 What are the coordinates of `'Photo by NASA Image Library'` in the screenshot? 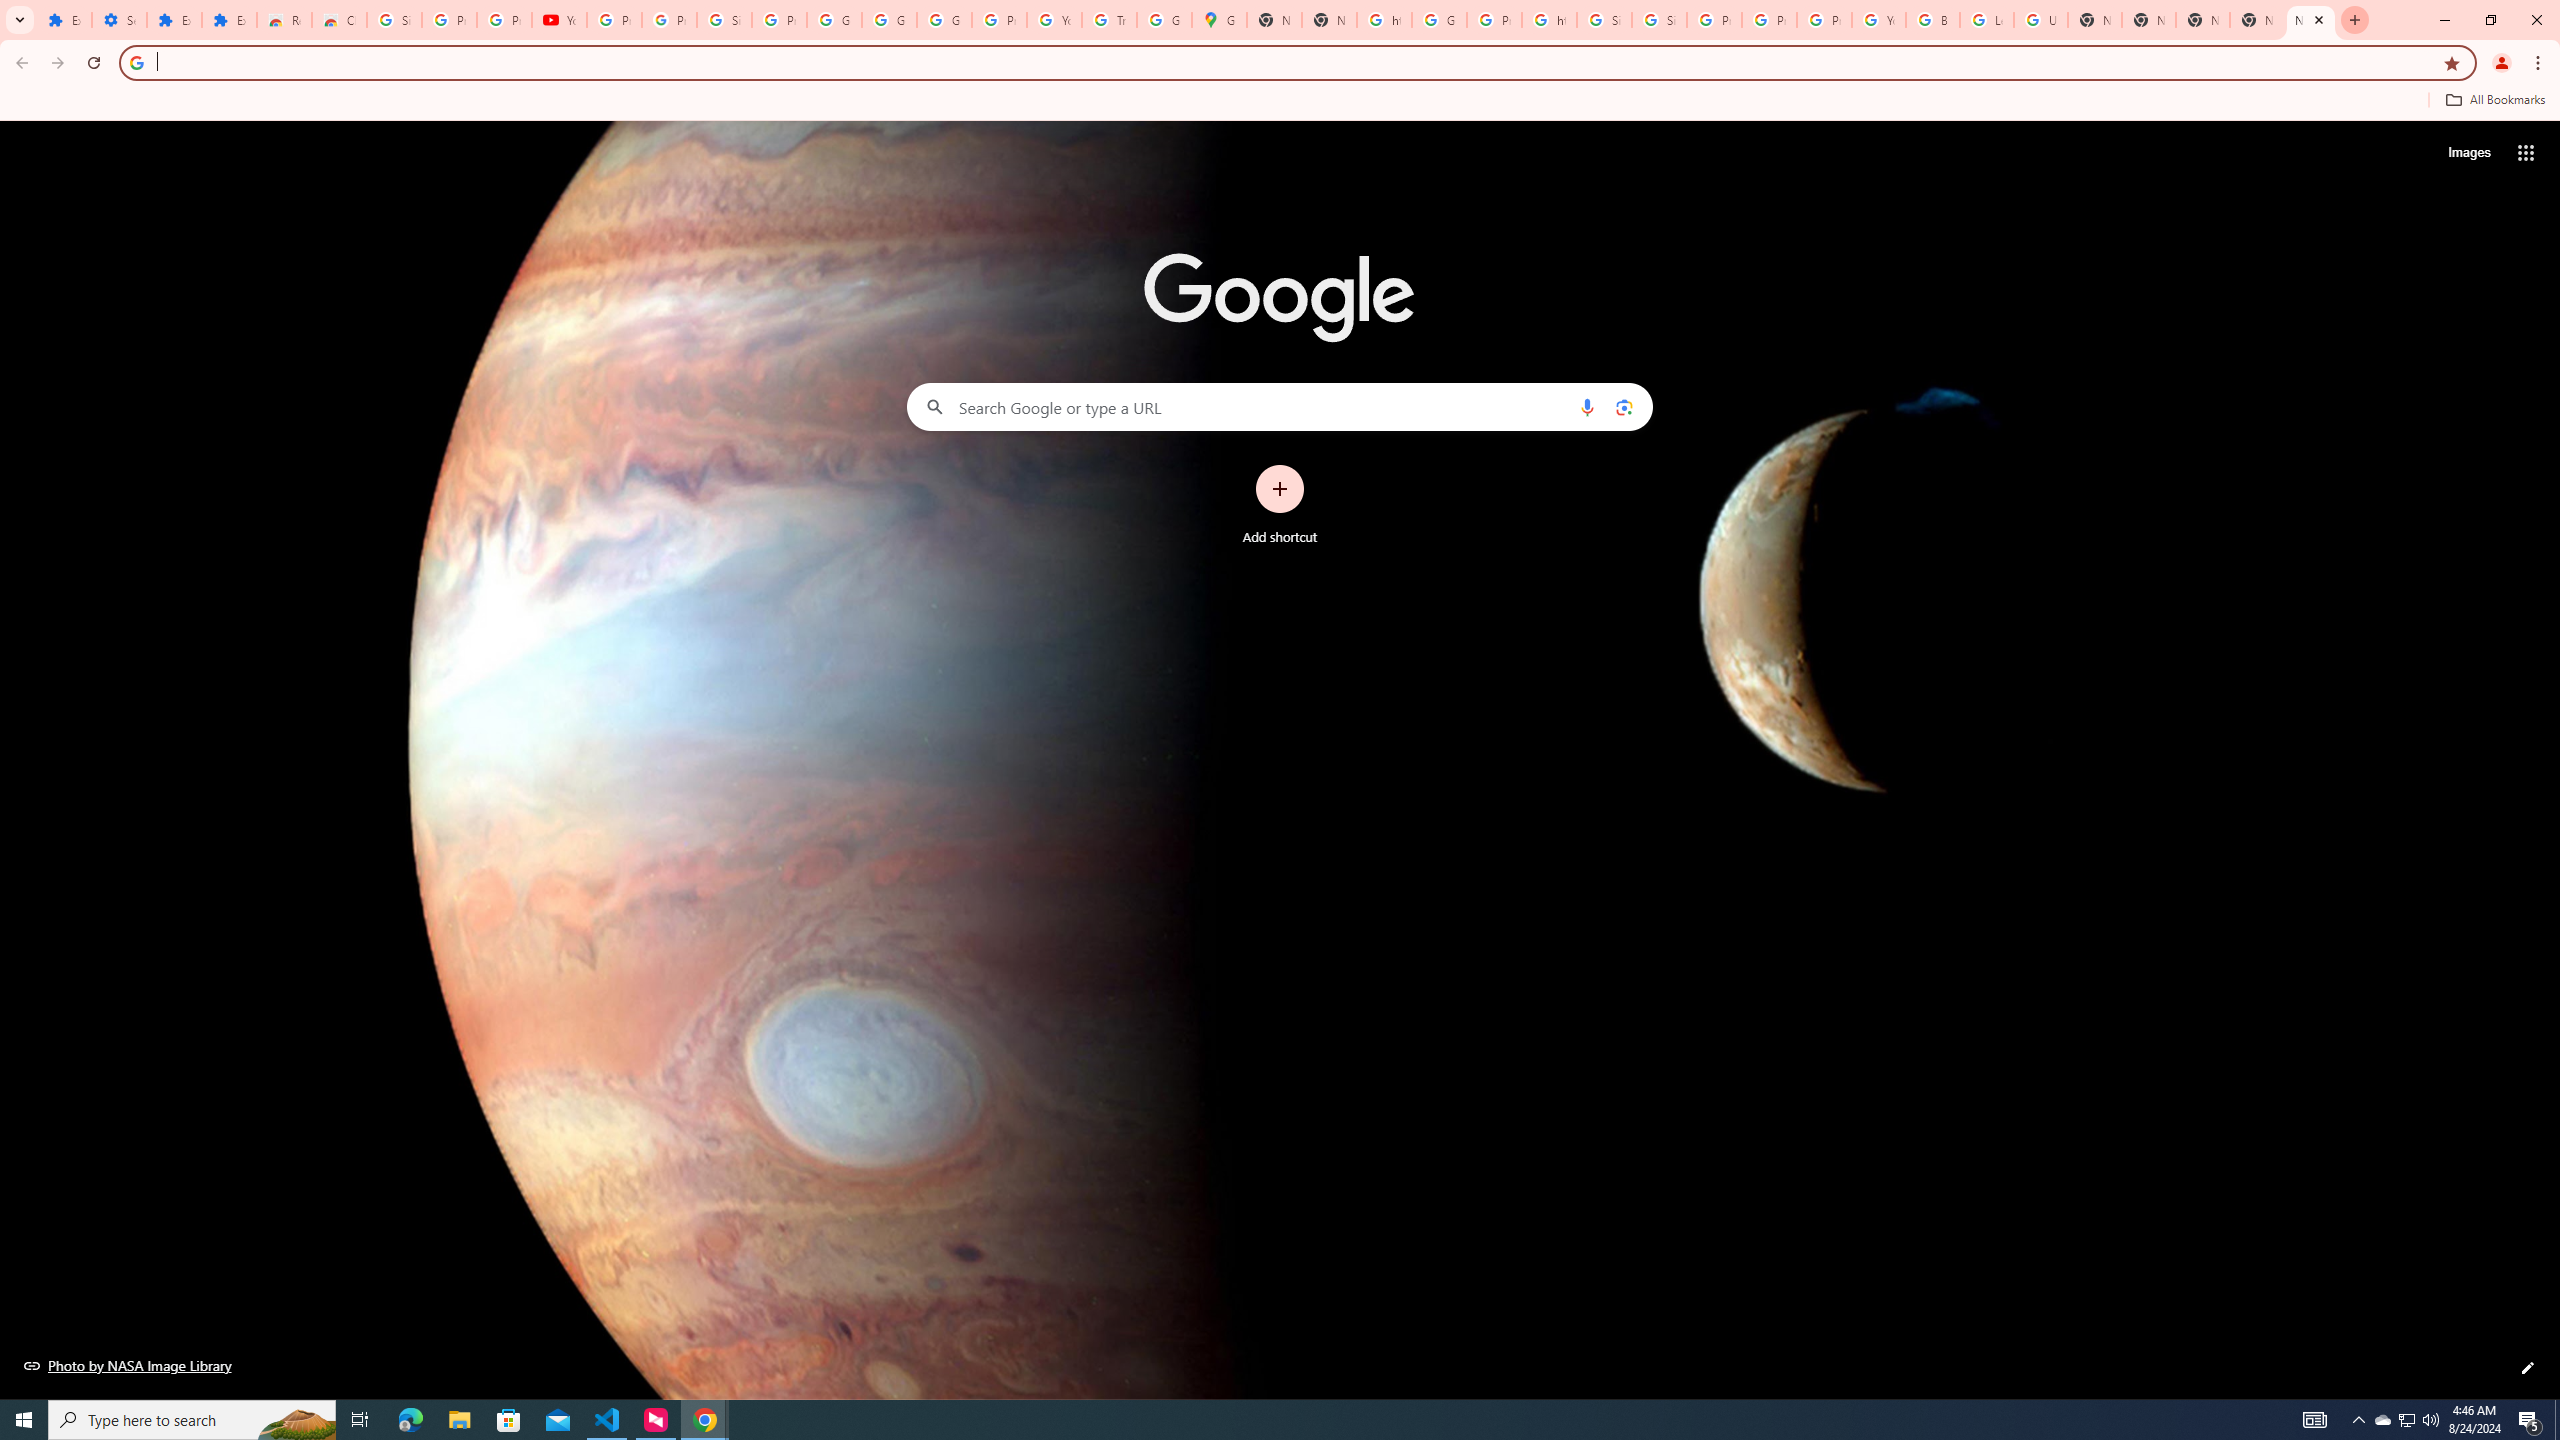 It's located at (127, 1364).